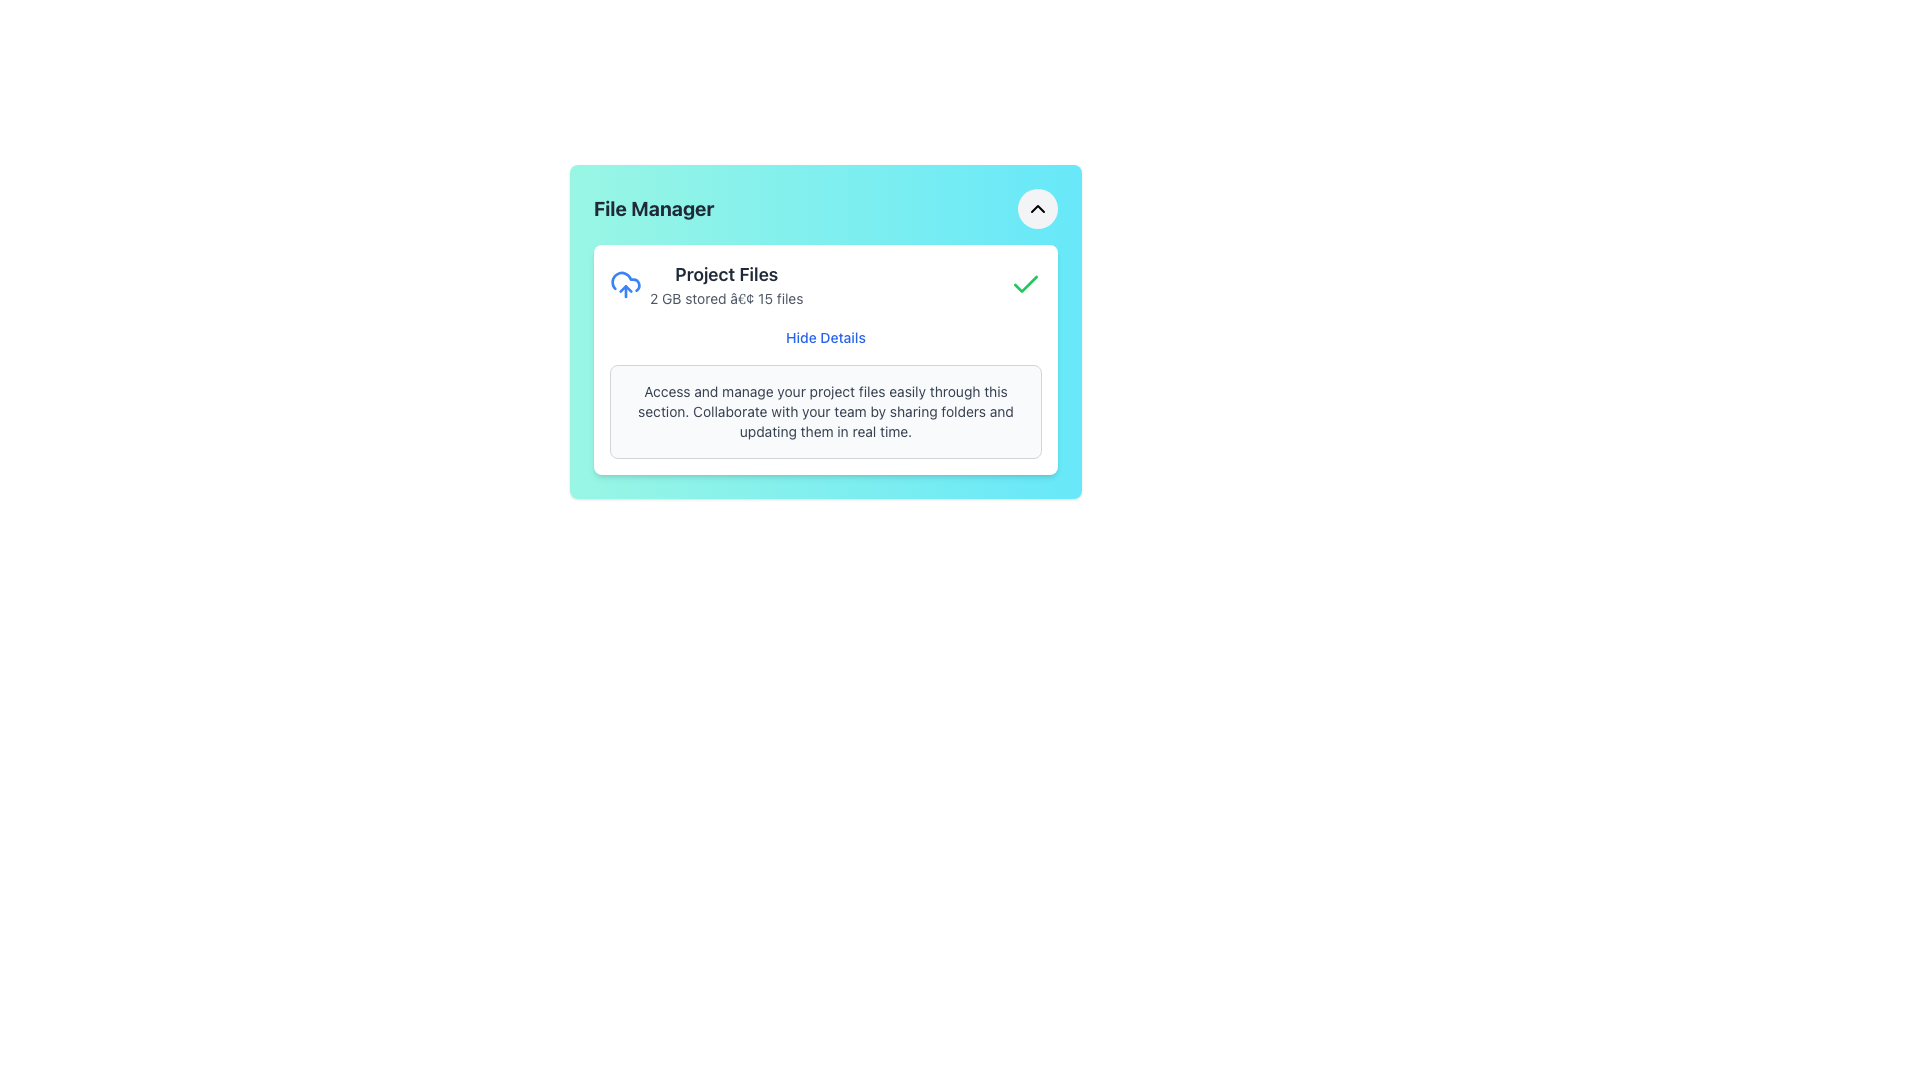 The image size is (1920, 1080). Describe the element at coordinates (706, 285) in the screenshot. I see `the Text Block with Icon that presents an overview of the user's stored project files, located below the 'File Manager' header and above 'Hide Details'` at that location.